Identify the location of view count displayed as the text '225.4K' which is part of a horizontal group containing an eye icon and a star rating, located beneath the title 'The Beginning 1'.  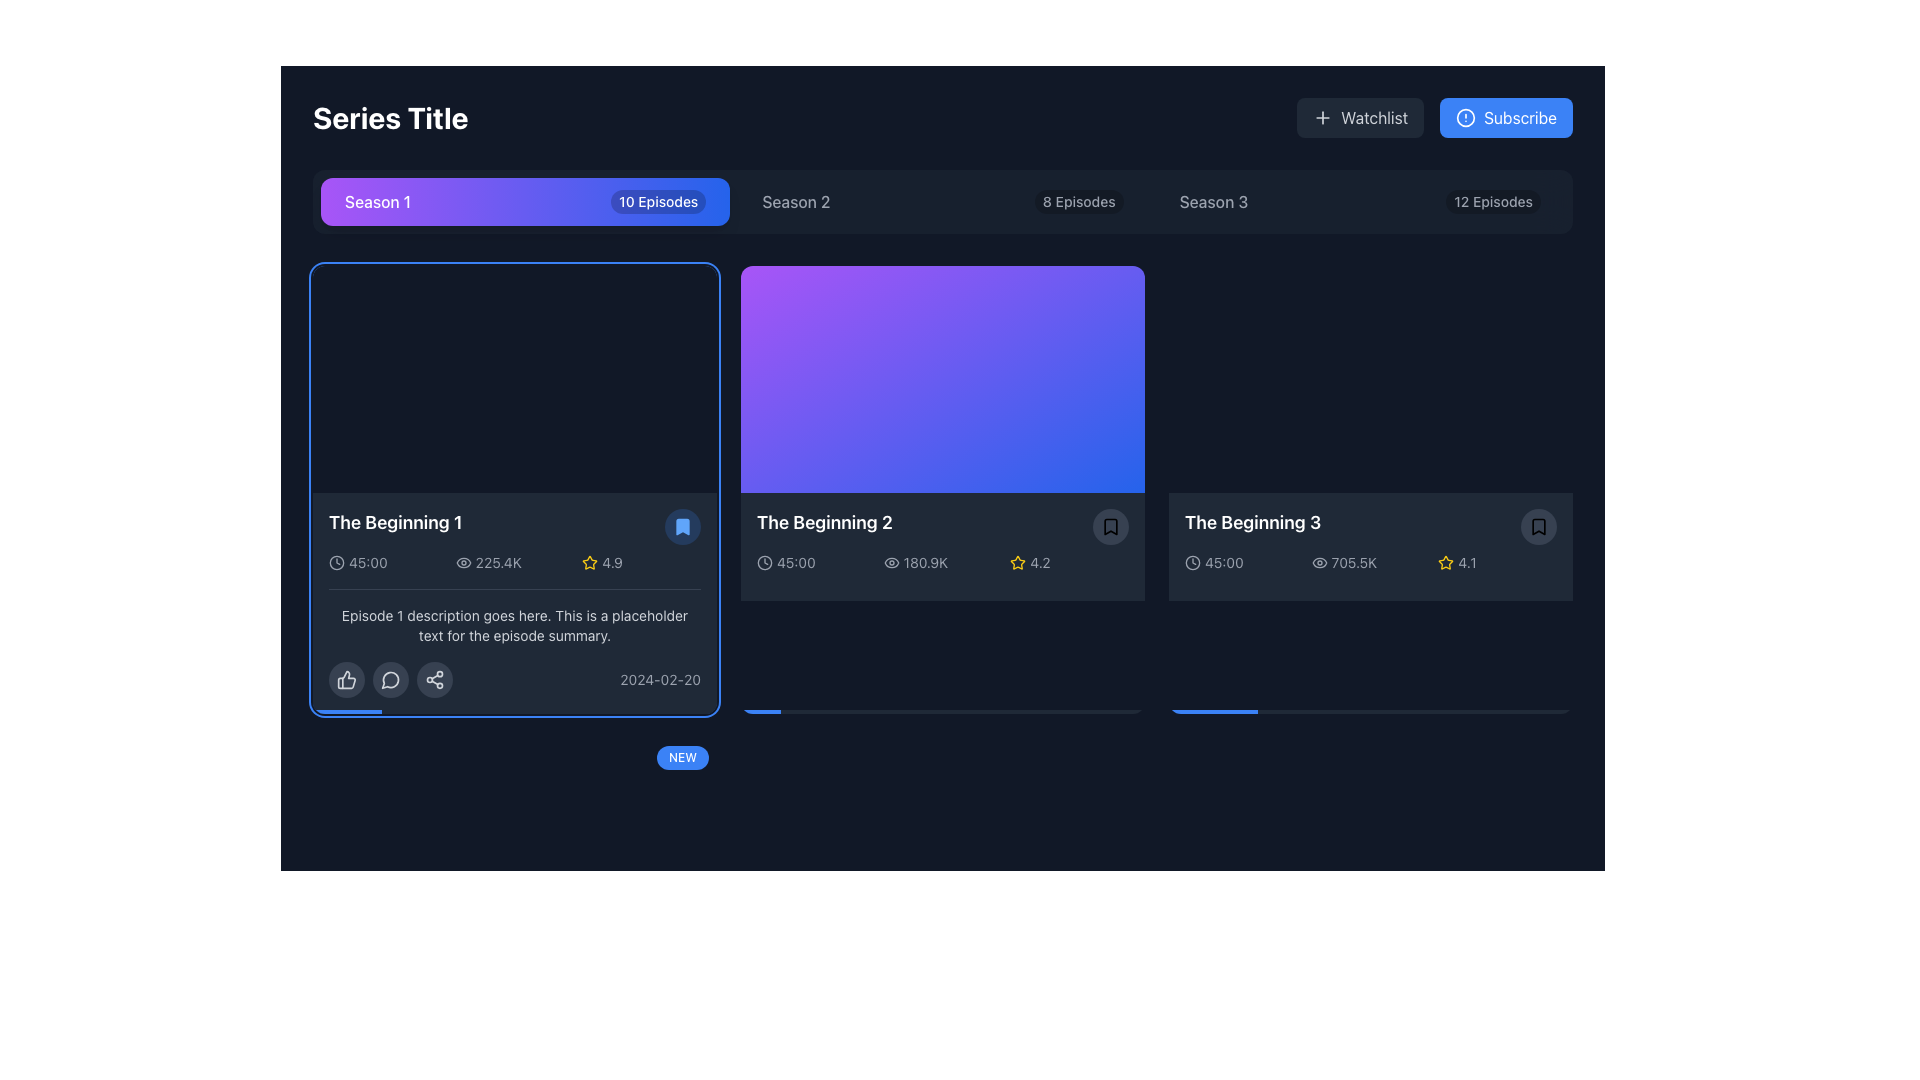
(498, 563).